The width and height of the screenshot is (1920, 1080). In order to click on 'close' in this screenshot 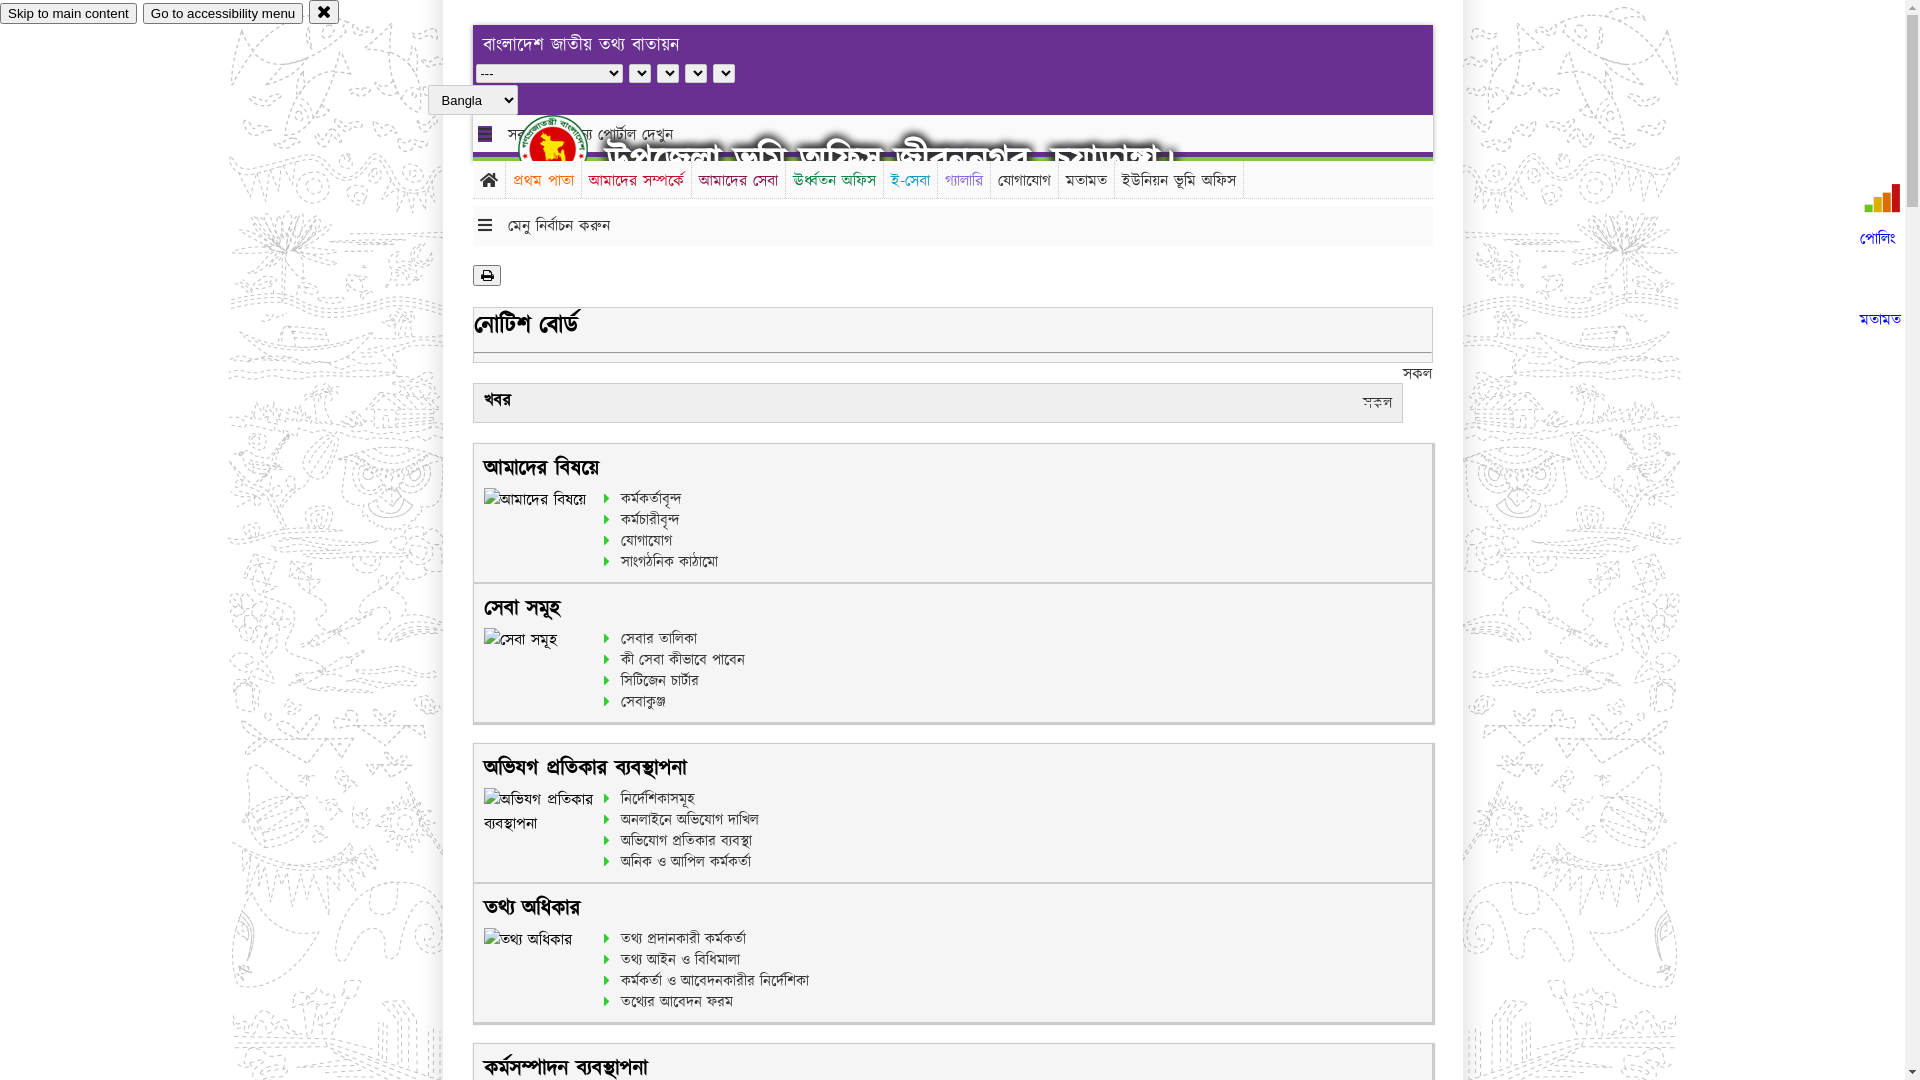, I will do `click(307, 11)`.